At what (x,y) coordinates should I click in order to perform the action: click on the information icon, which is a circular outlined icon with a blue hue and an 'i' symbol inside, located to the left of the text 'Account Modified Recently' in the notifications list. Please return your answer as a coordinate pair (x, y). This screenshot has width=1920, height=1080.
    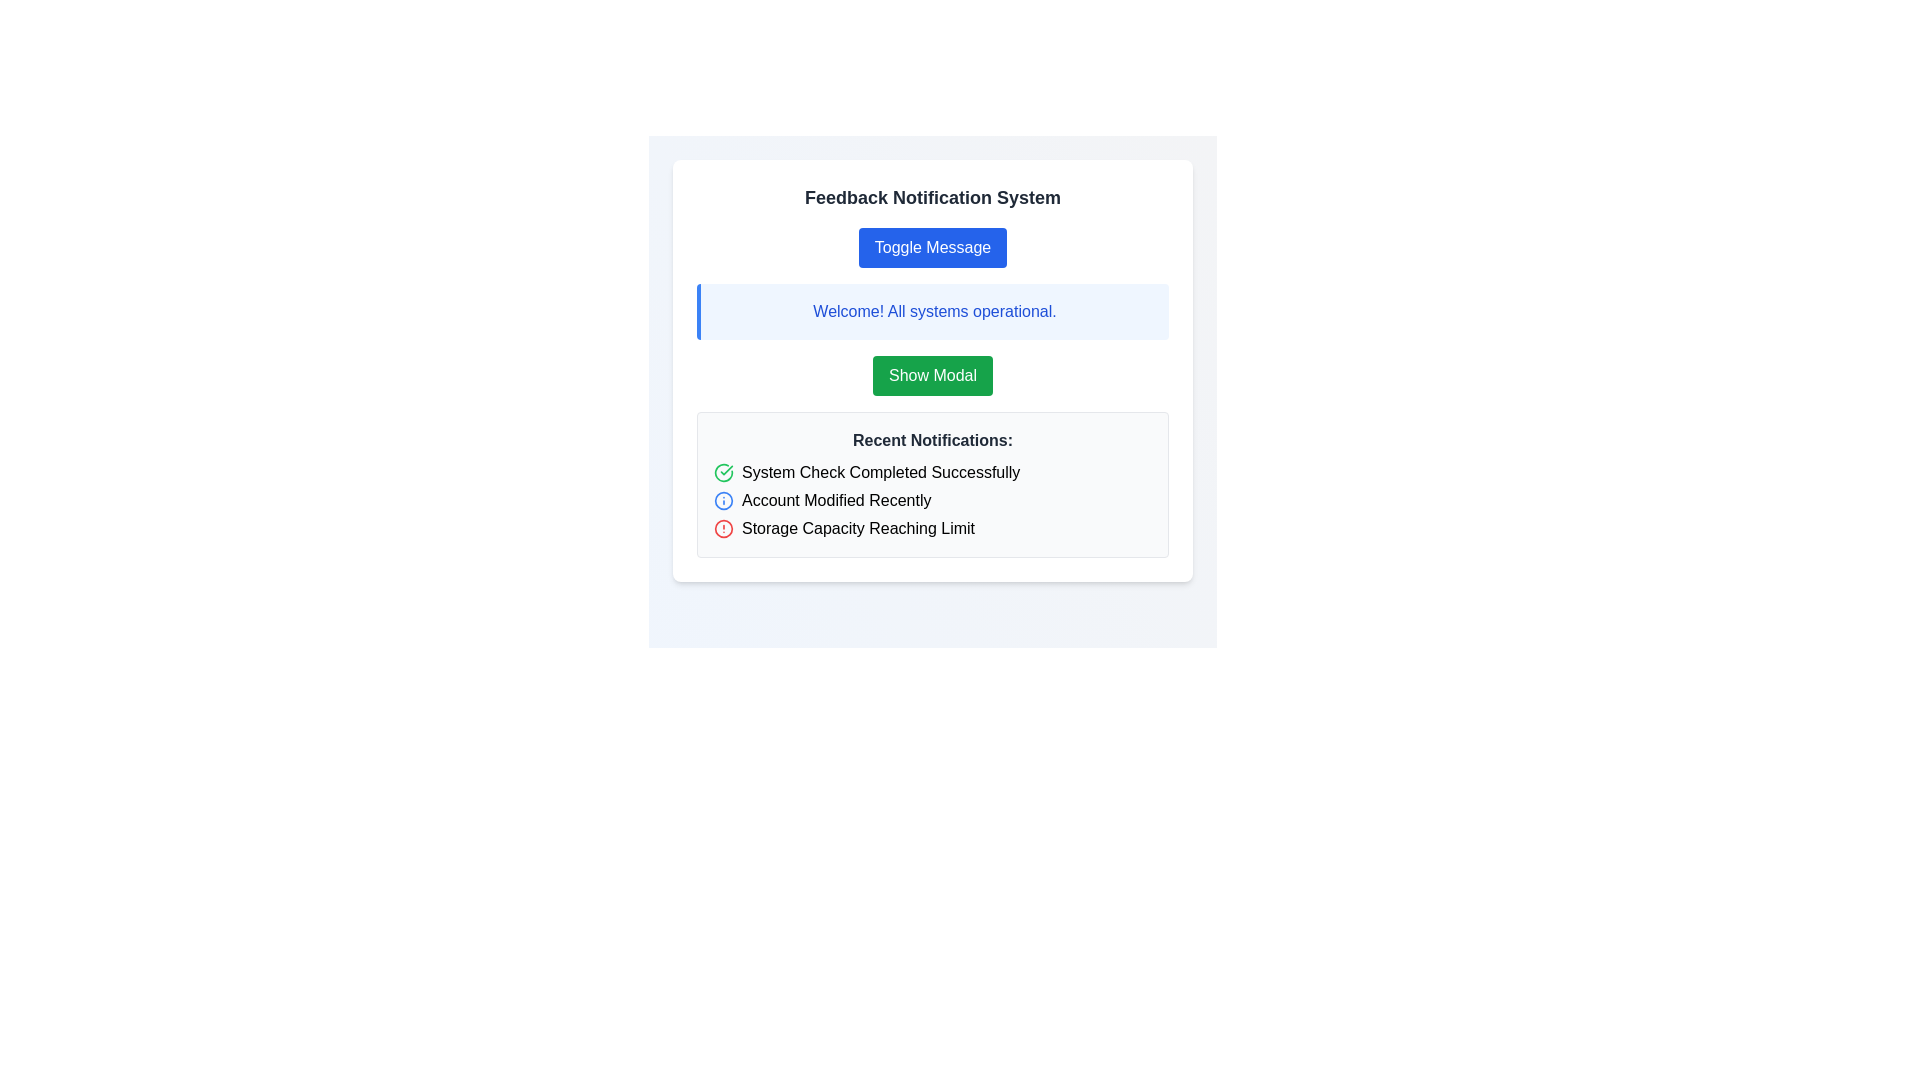
    Looking at the image, I should click on (723, 500).